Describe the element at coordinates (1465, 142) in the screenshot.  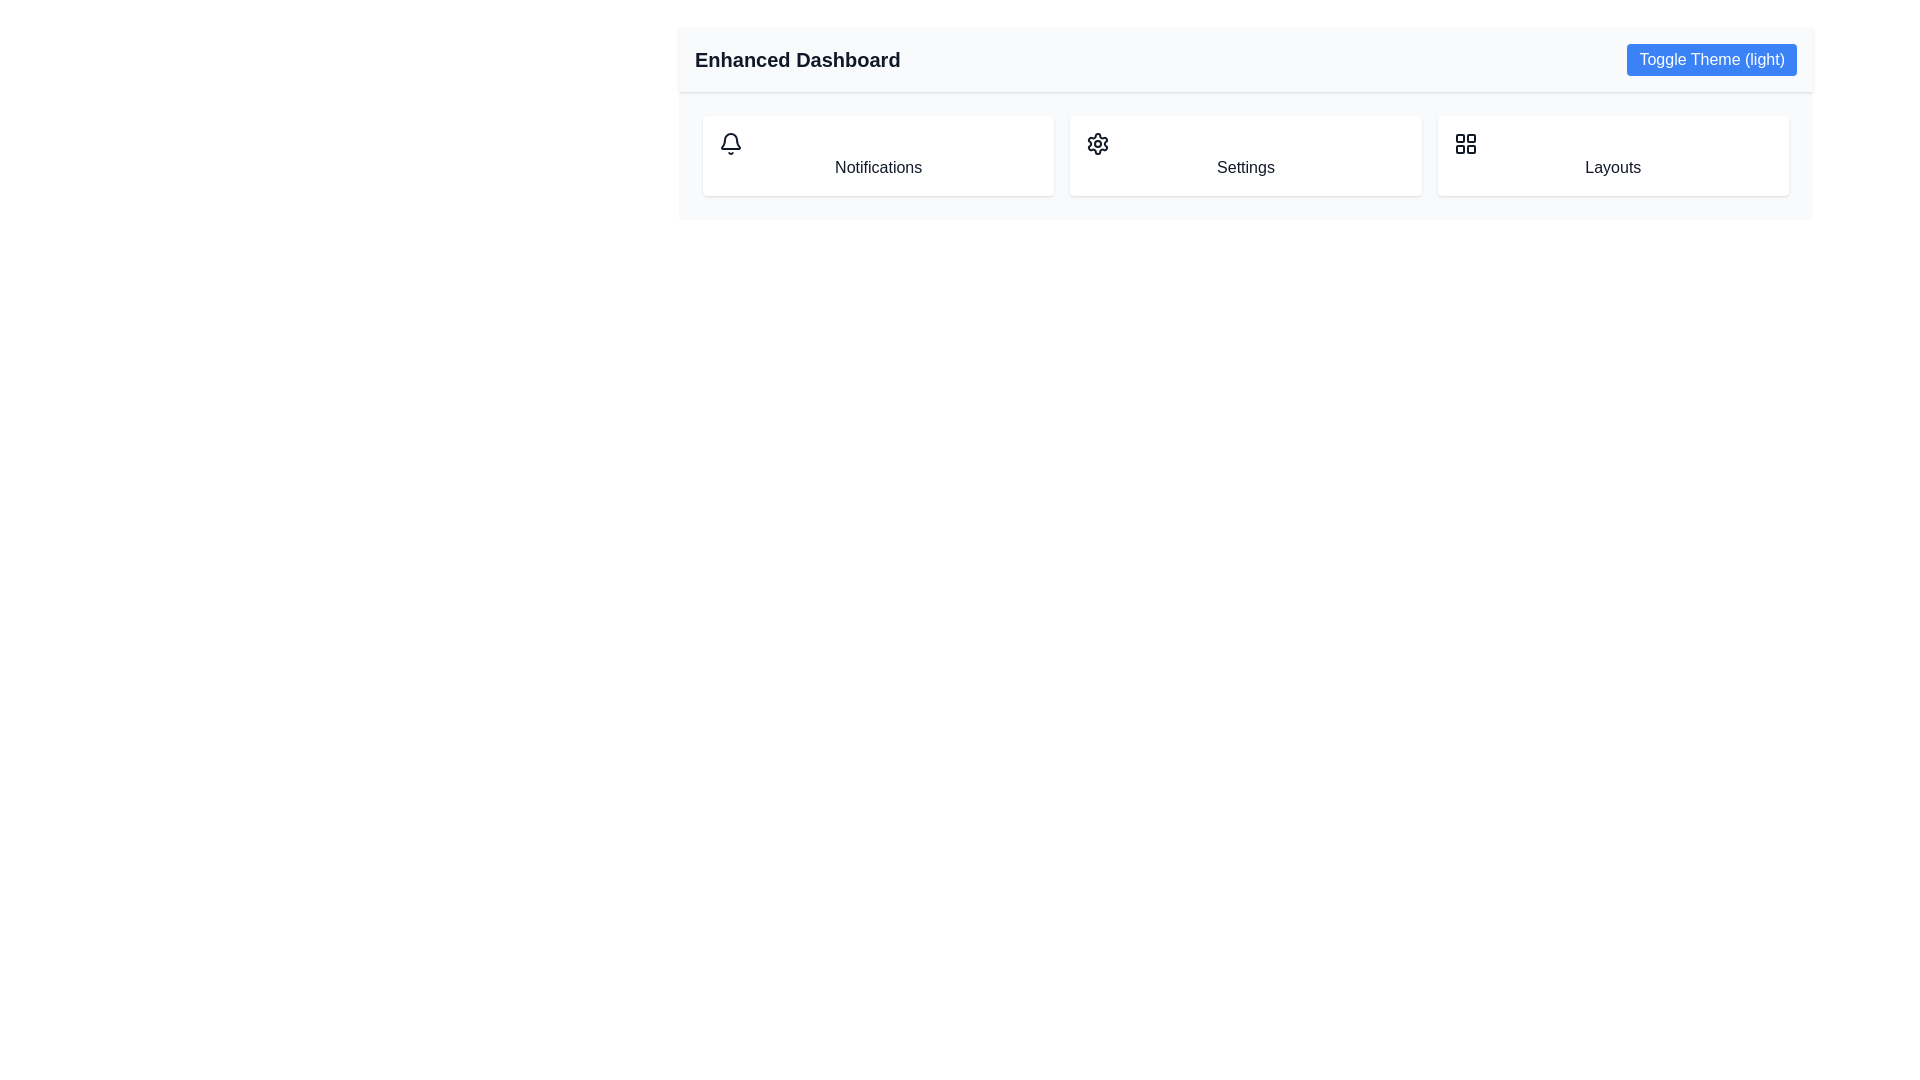
I see `the grid icon within the 'Layouts' card on the dashboard, which consists of four smaller squares arranged in a 2x2 layout` at that location.